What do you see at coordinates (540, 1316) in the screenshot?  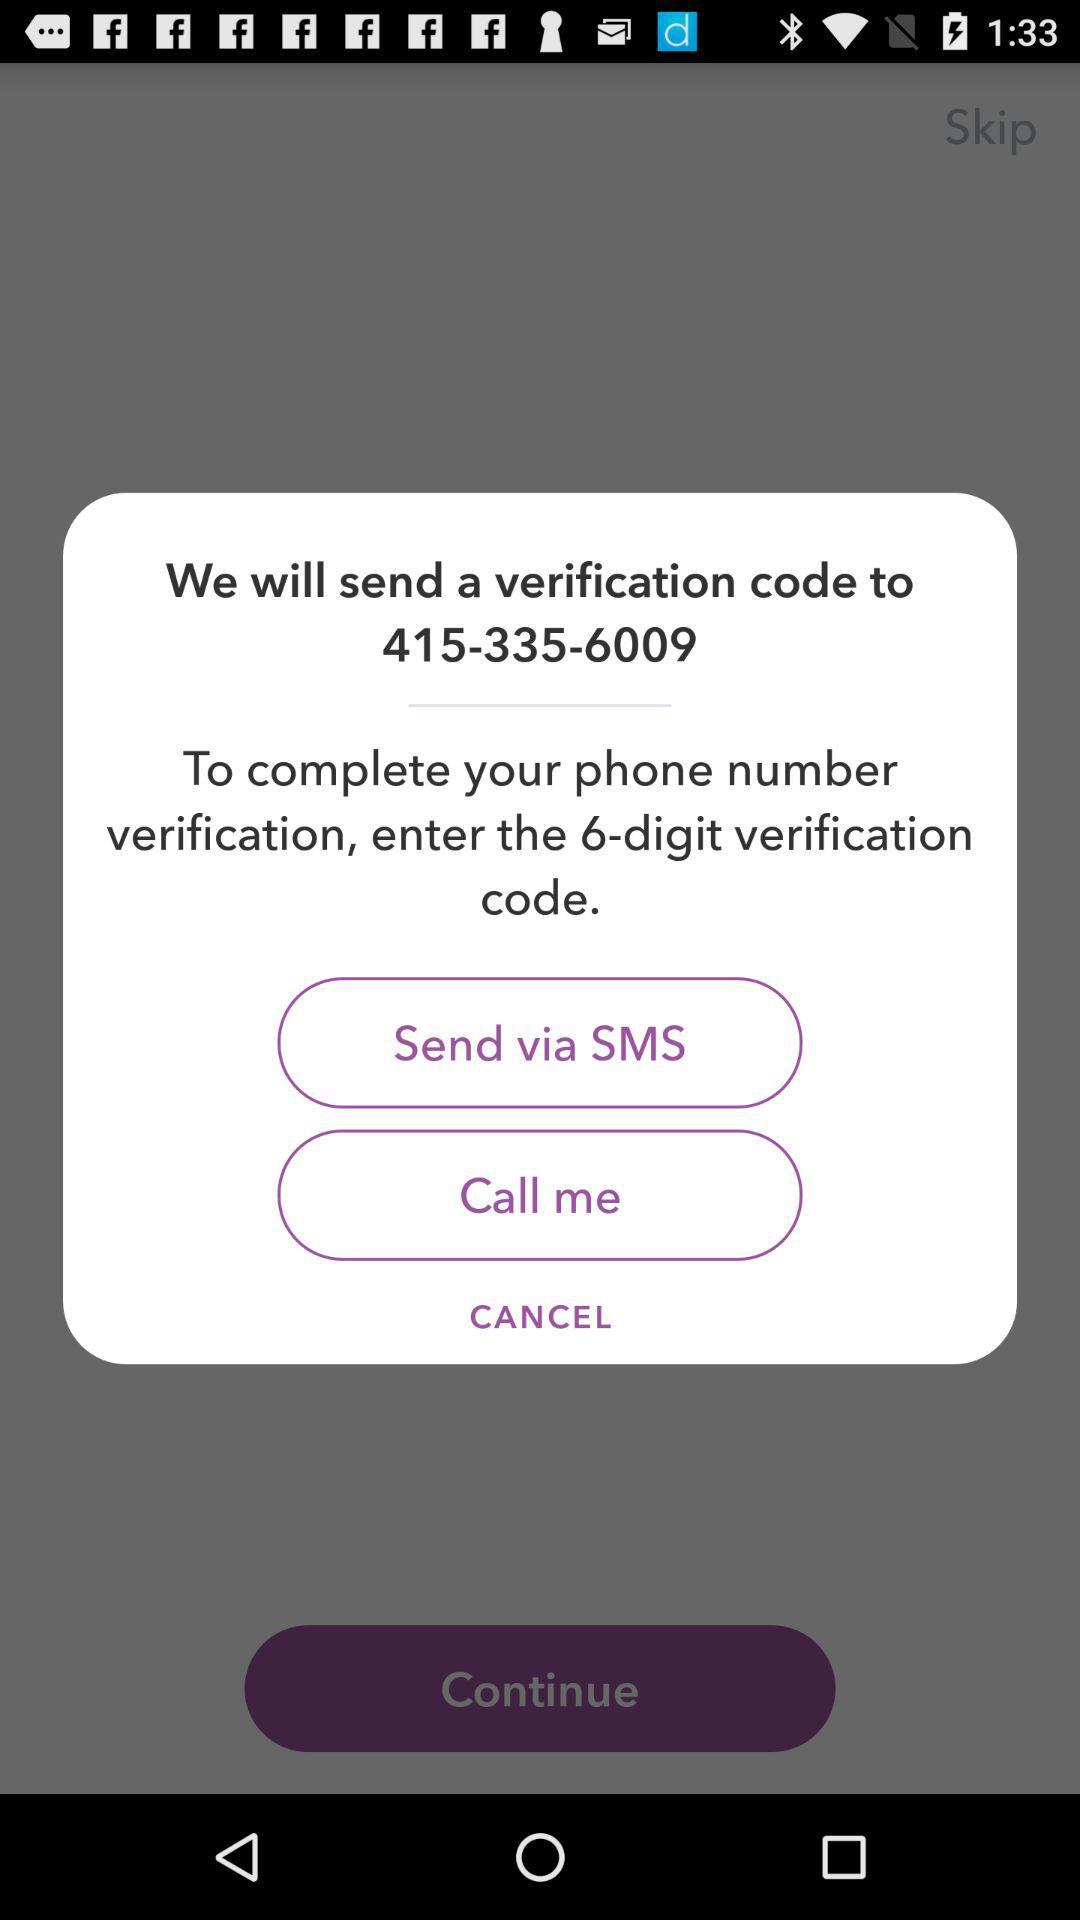 I see `the cancel icon` at bounding box center [540, 1316].